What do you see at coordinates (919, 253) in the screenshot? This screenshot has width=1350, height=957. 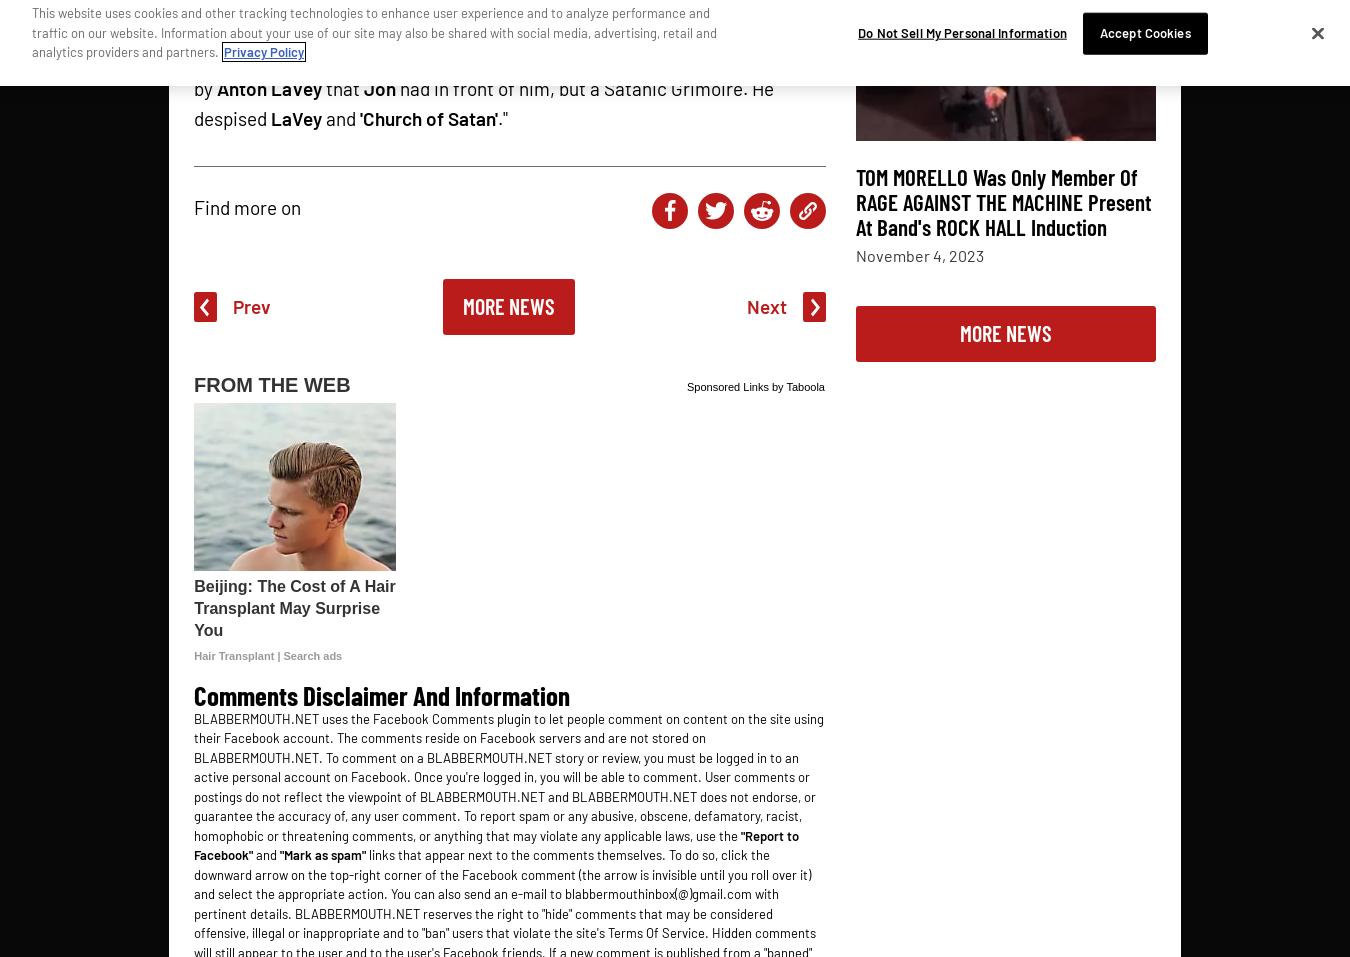 I see `'November 4, 2023'` at bounding box center [919, 253].